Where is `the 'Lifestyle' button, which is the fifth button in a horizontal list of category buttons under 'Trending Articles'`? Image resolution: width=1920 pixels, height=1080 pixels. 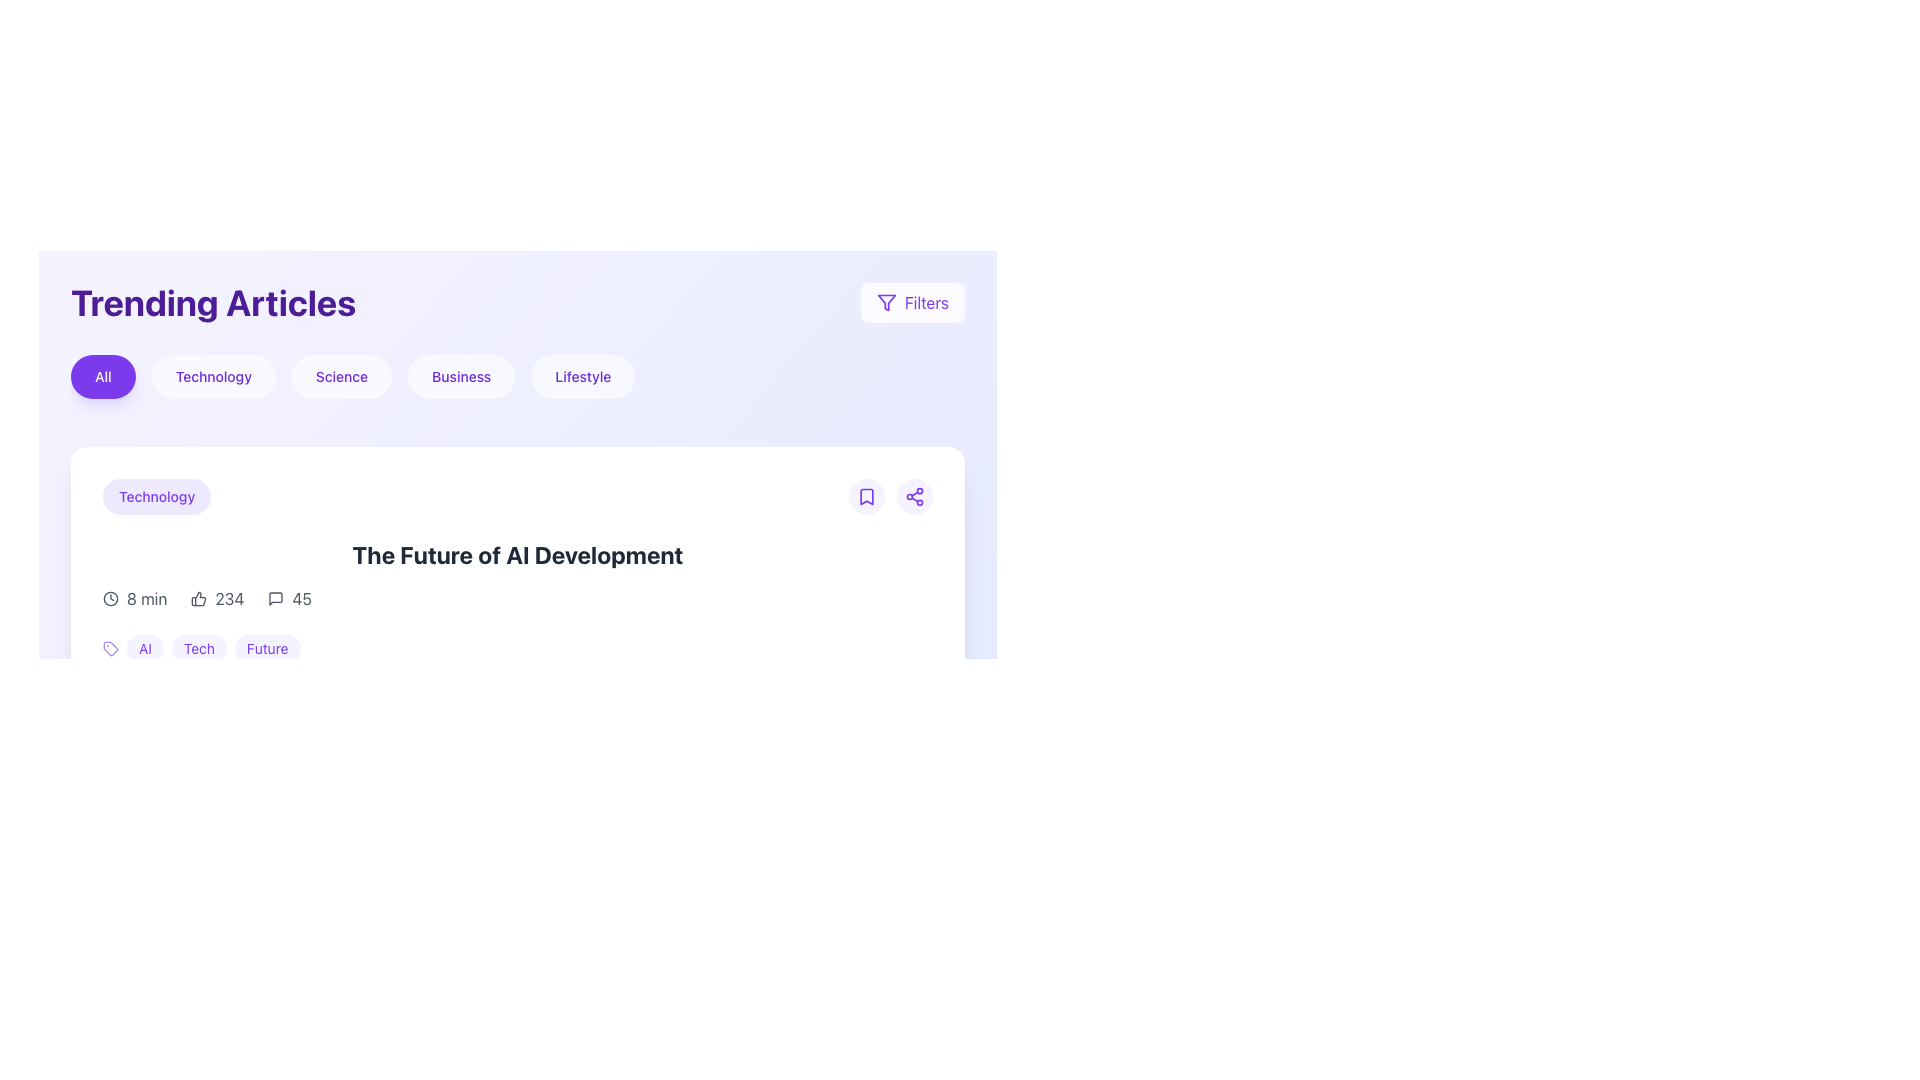 the 'Lifestyle' button, which is the fifth button in a horizontal list of category buttons under 'Trending Articles' is located at coordinates (582, 377).